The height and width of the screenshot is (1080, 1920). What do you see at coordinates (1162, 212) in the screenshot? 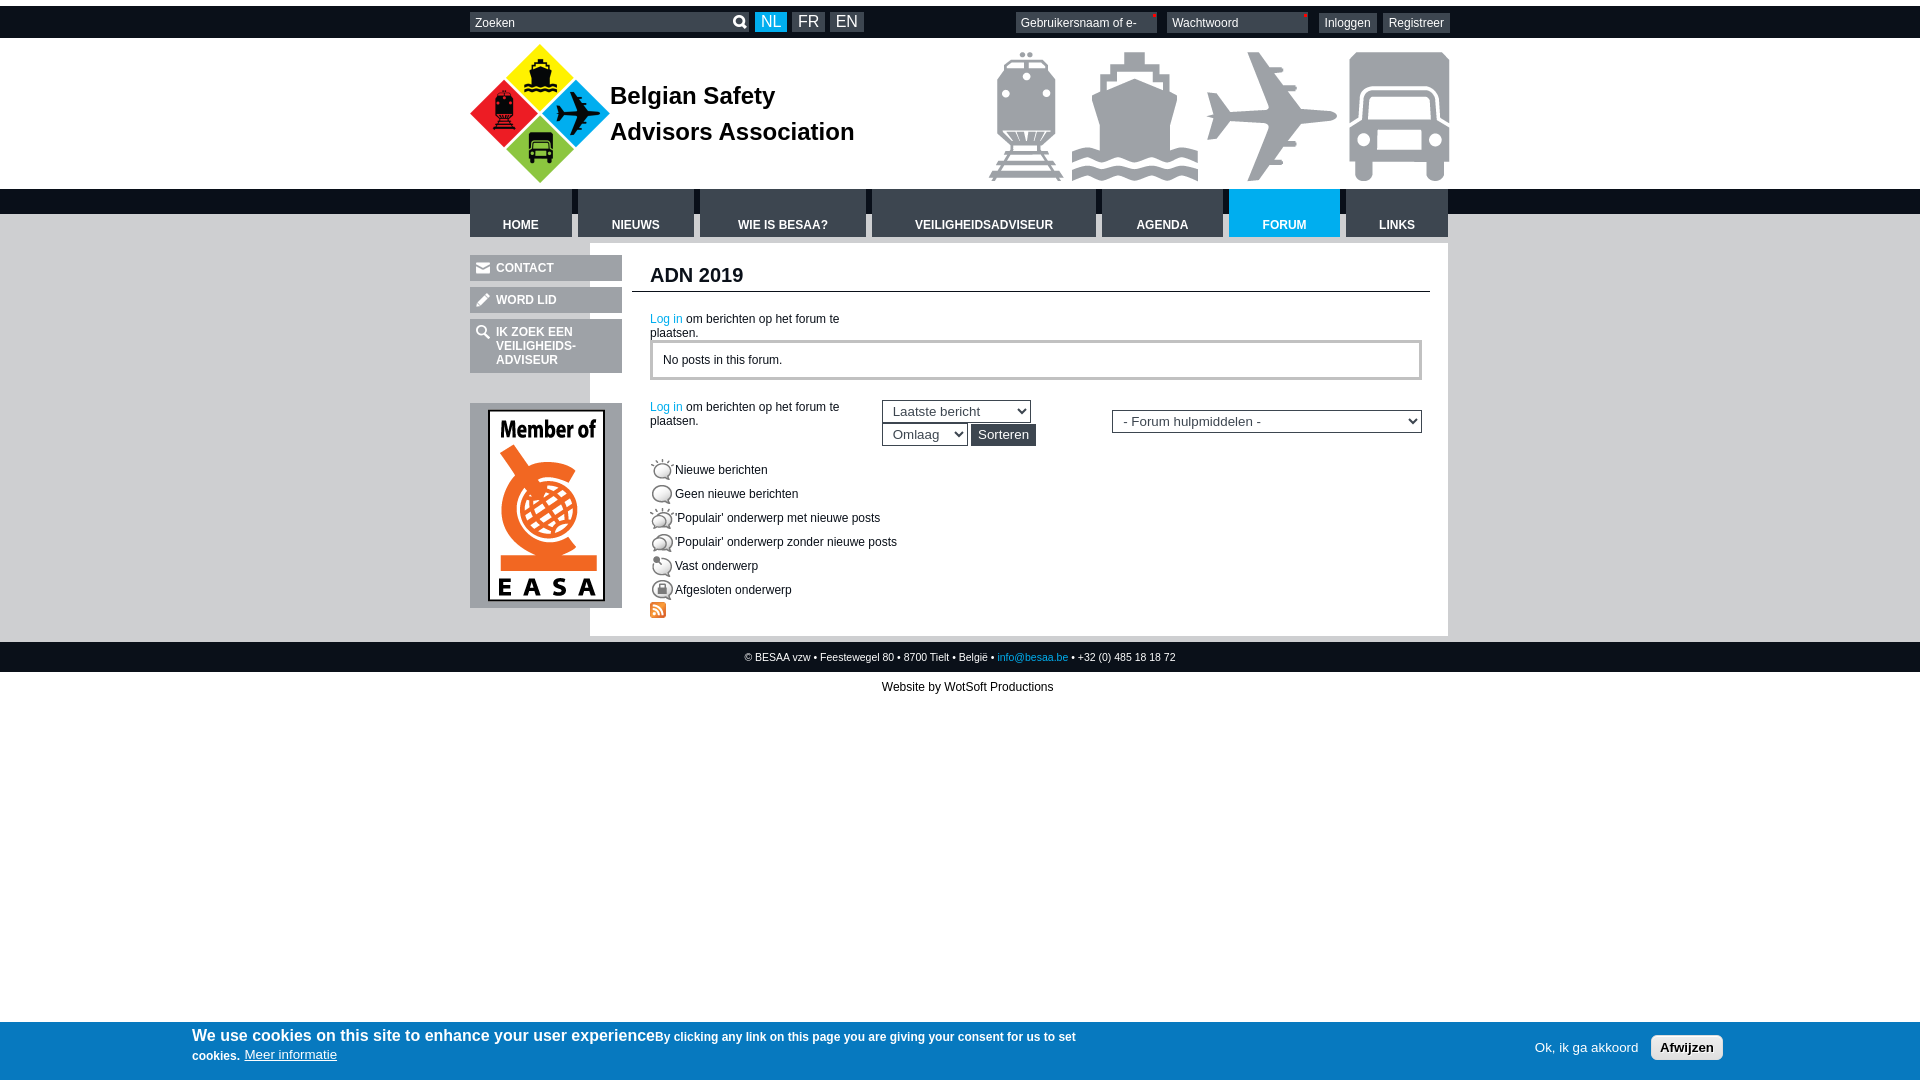
I see `'AGENDA'` at bounding box center [1162, 212].